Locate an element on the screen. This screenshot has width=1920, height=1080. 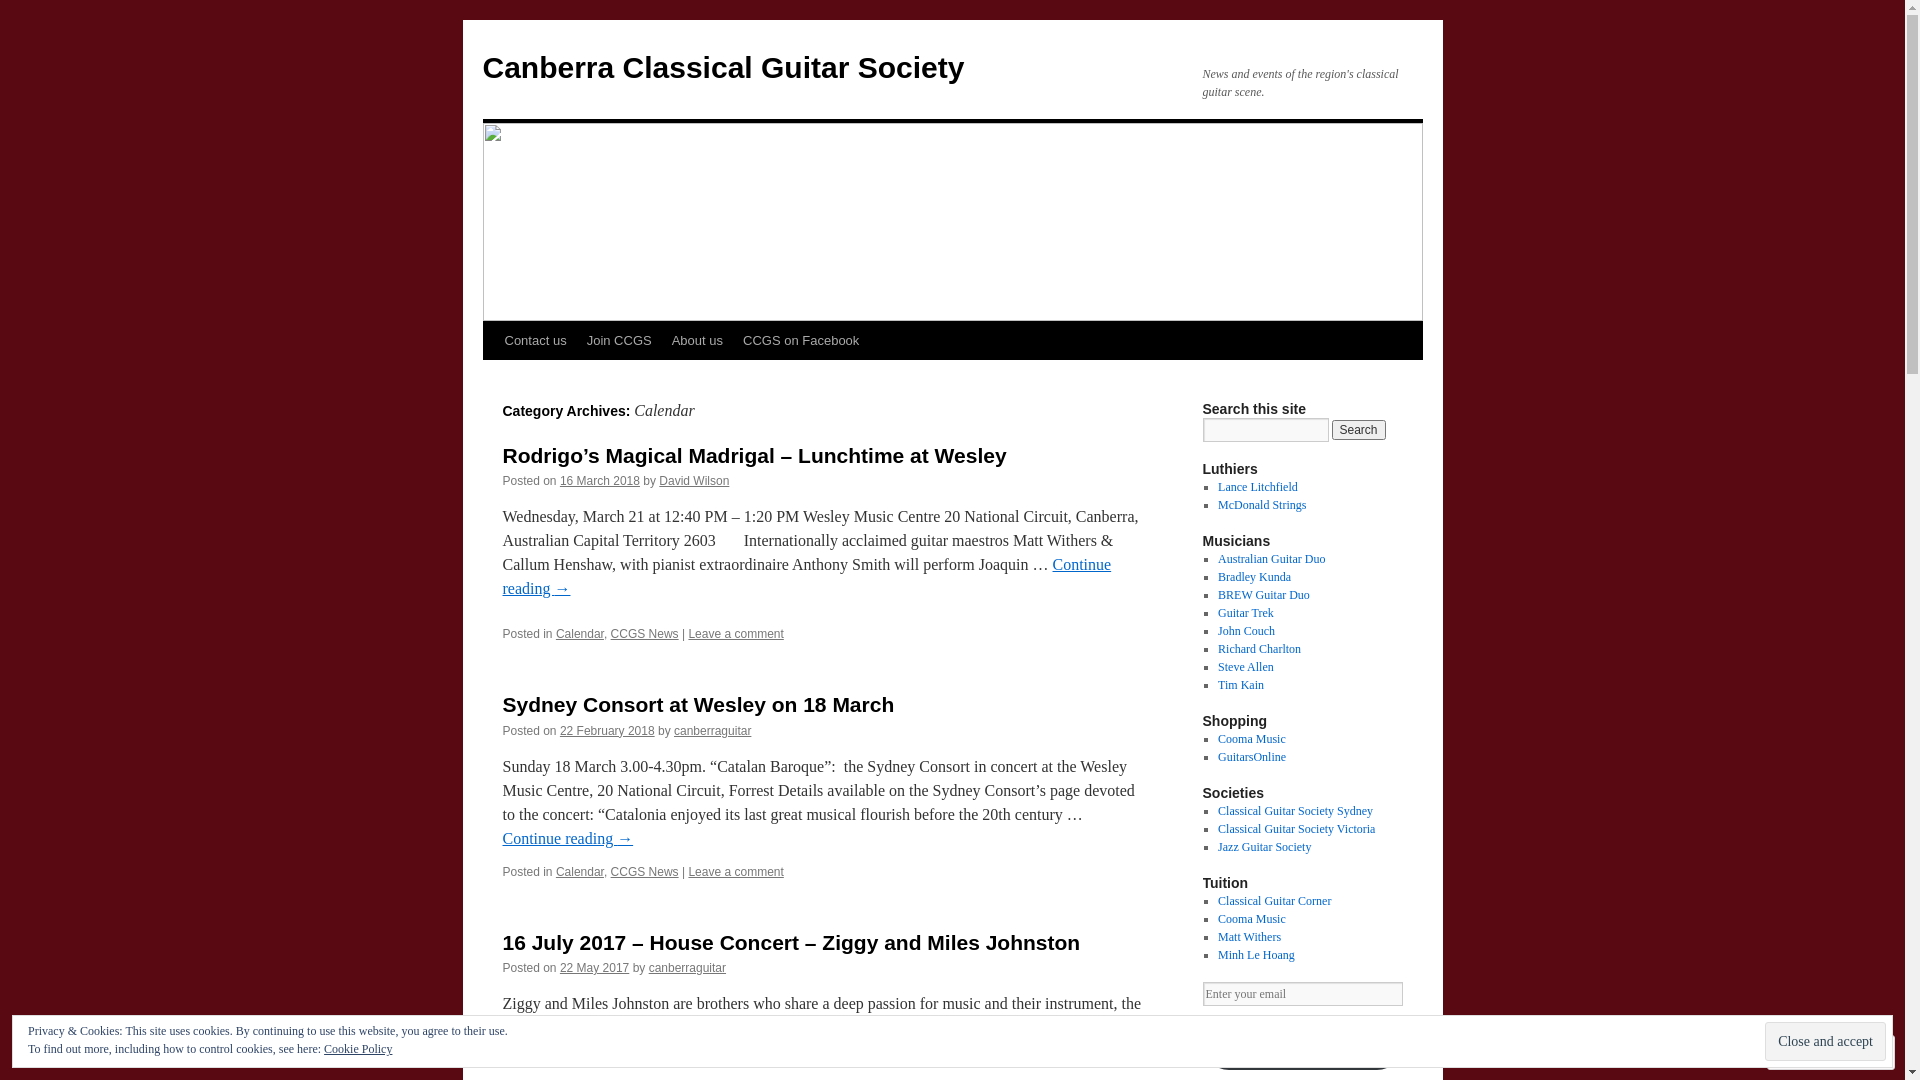
'22 February 2018' is located at coordinates (606, 731).